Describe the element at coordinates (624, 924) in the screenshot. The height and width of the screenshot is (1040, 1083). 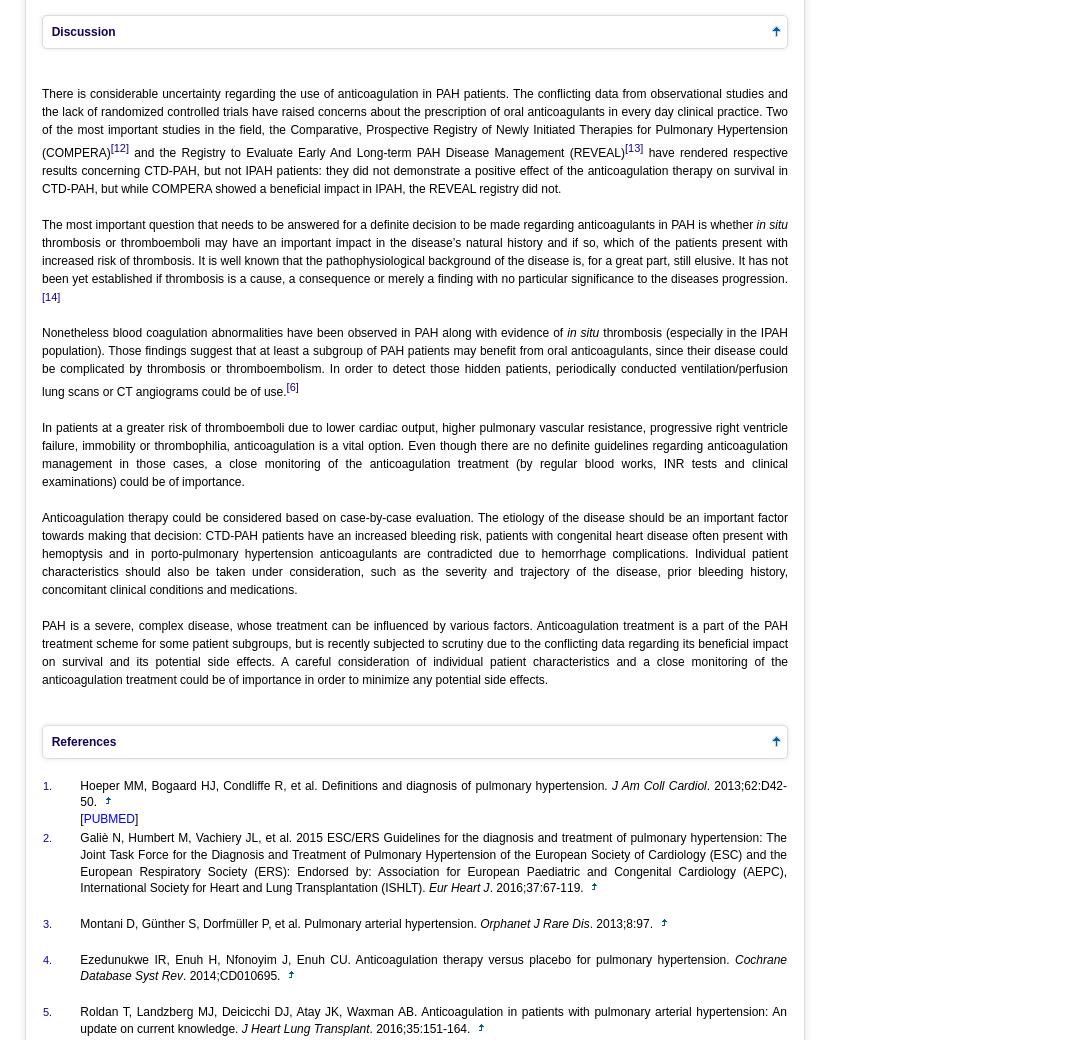
I see `'. 2013;8:97.'` at that location.